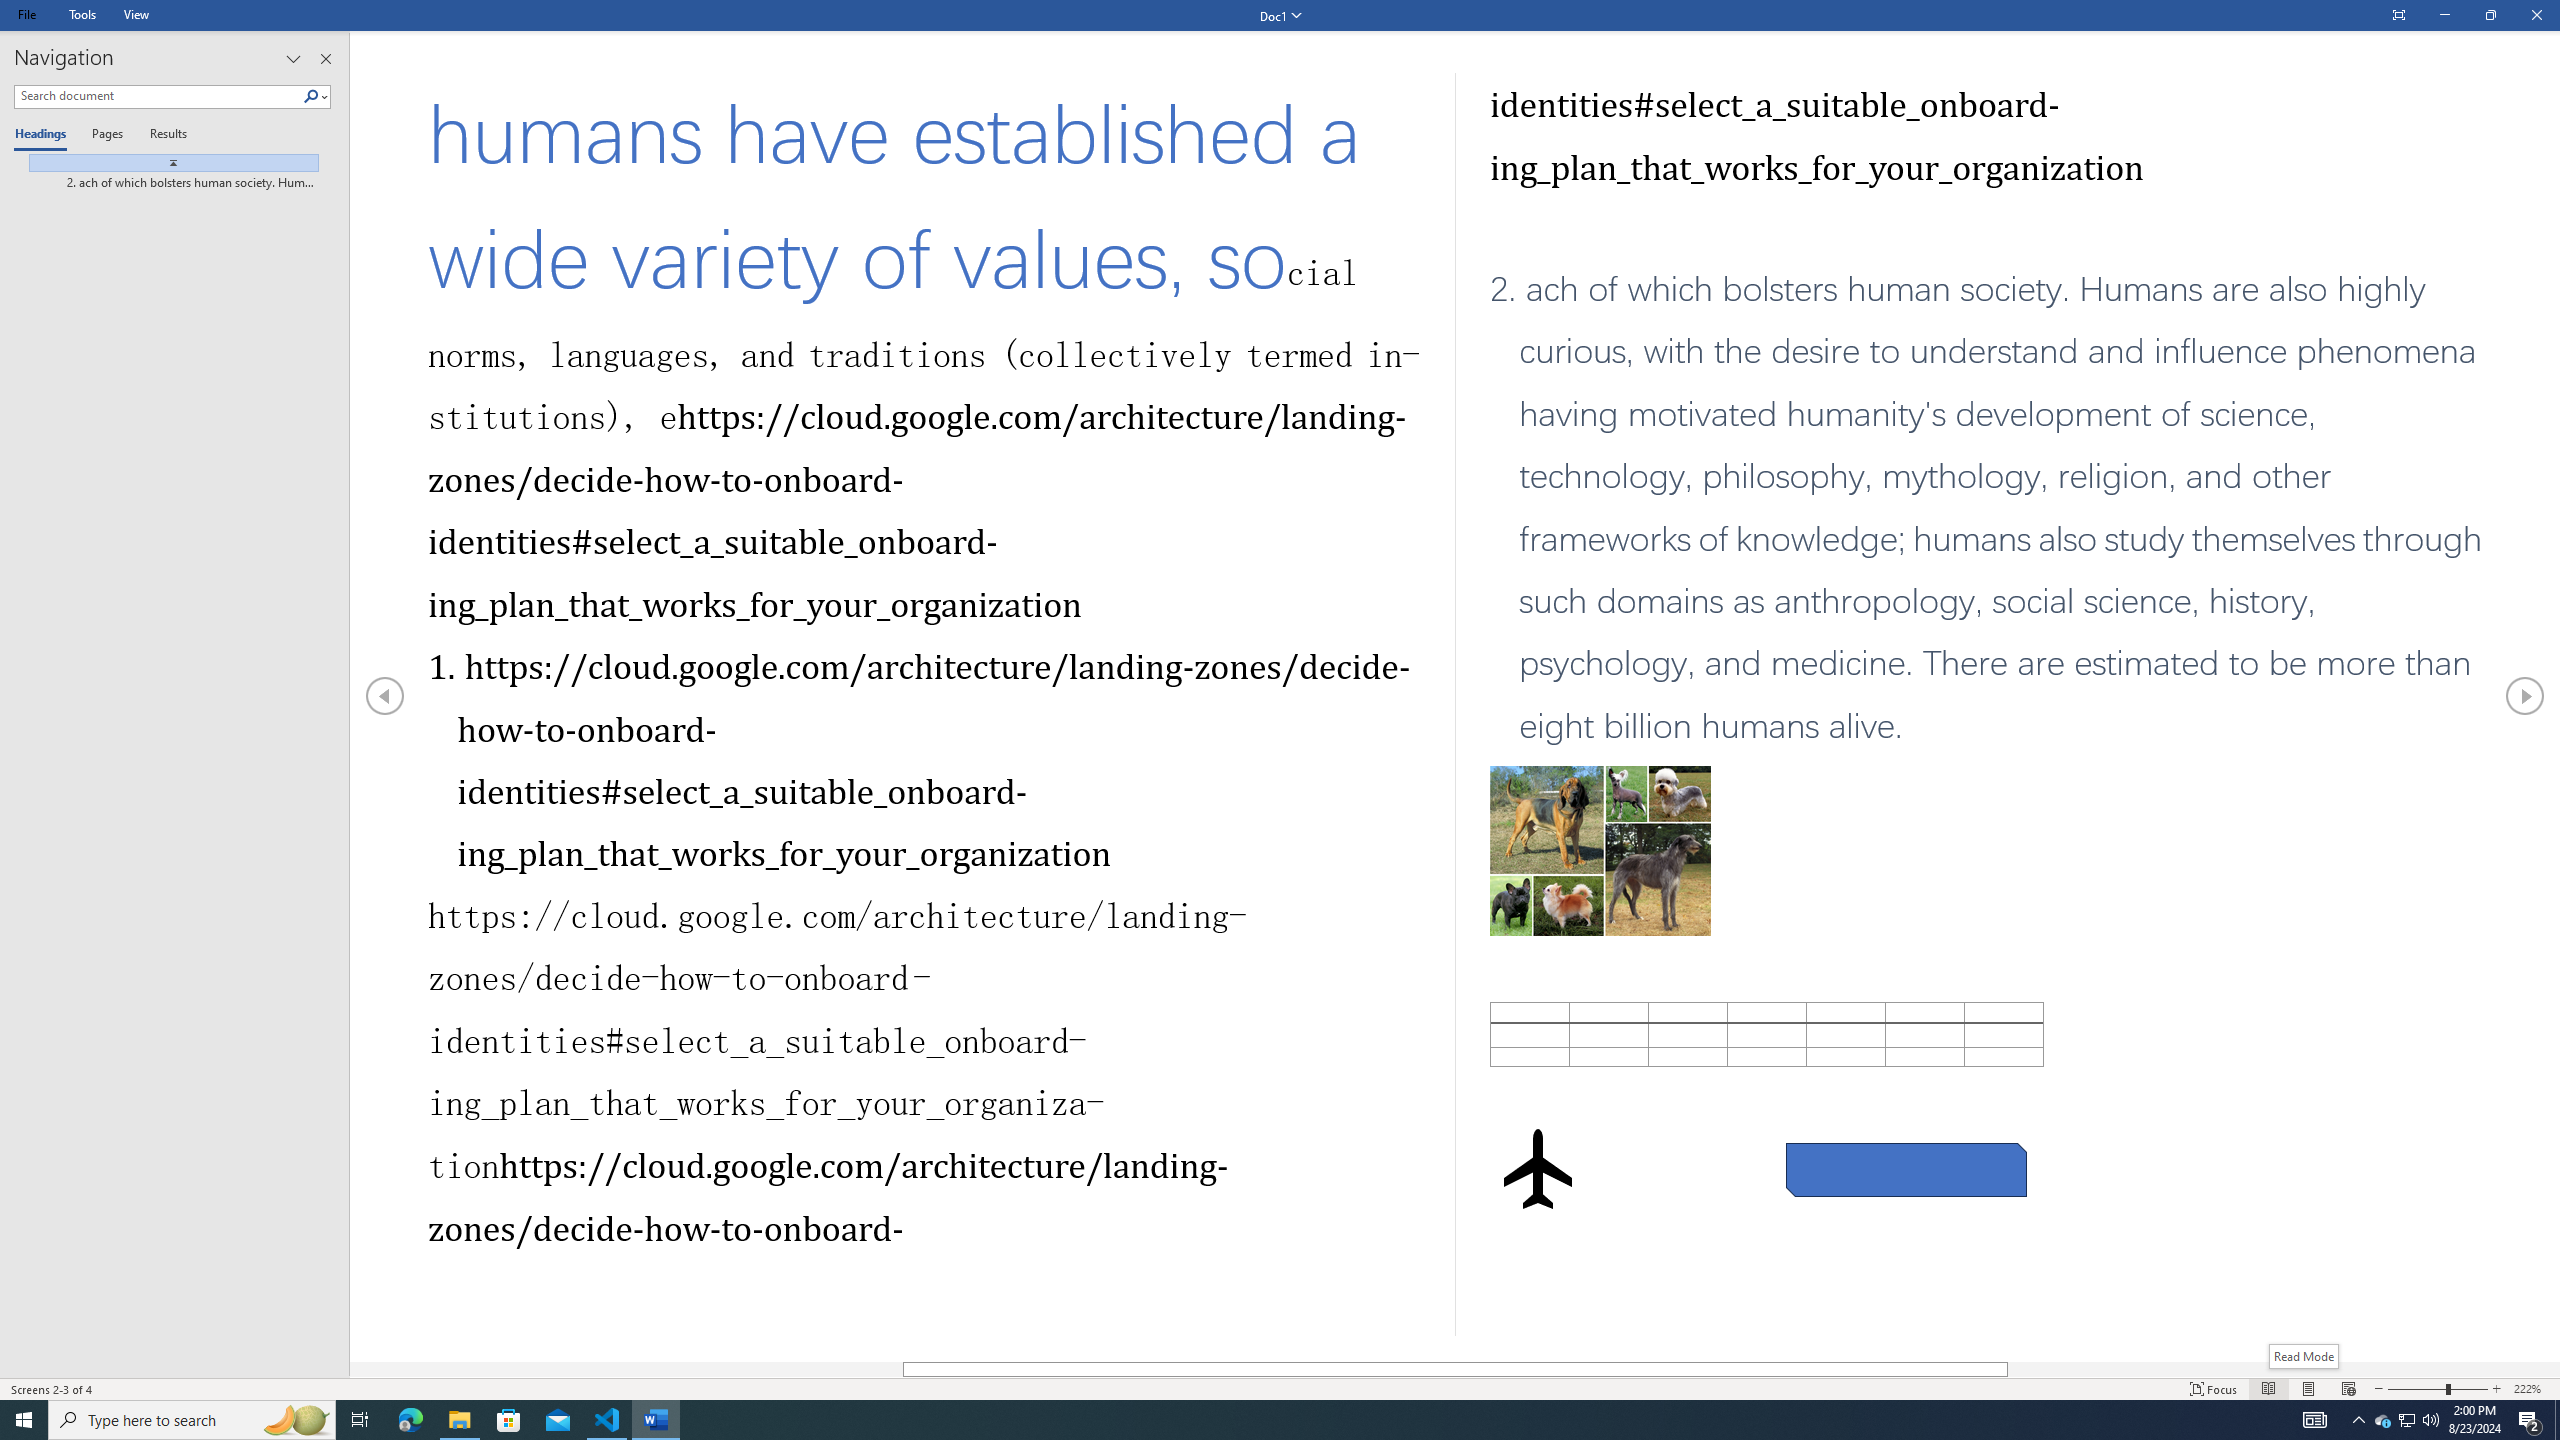  Describe the element at coordinates (2496, 1389) in the screenshot. I see `'Increase Text Size'` at that location.